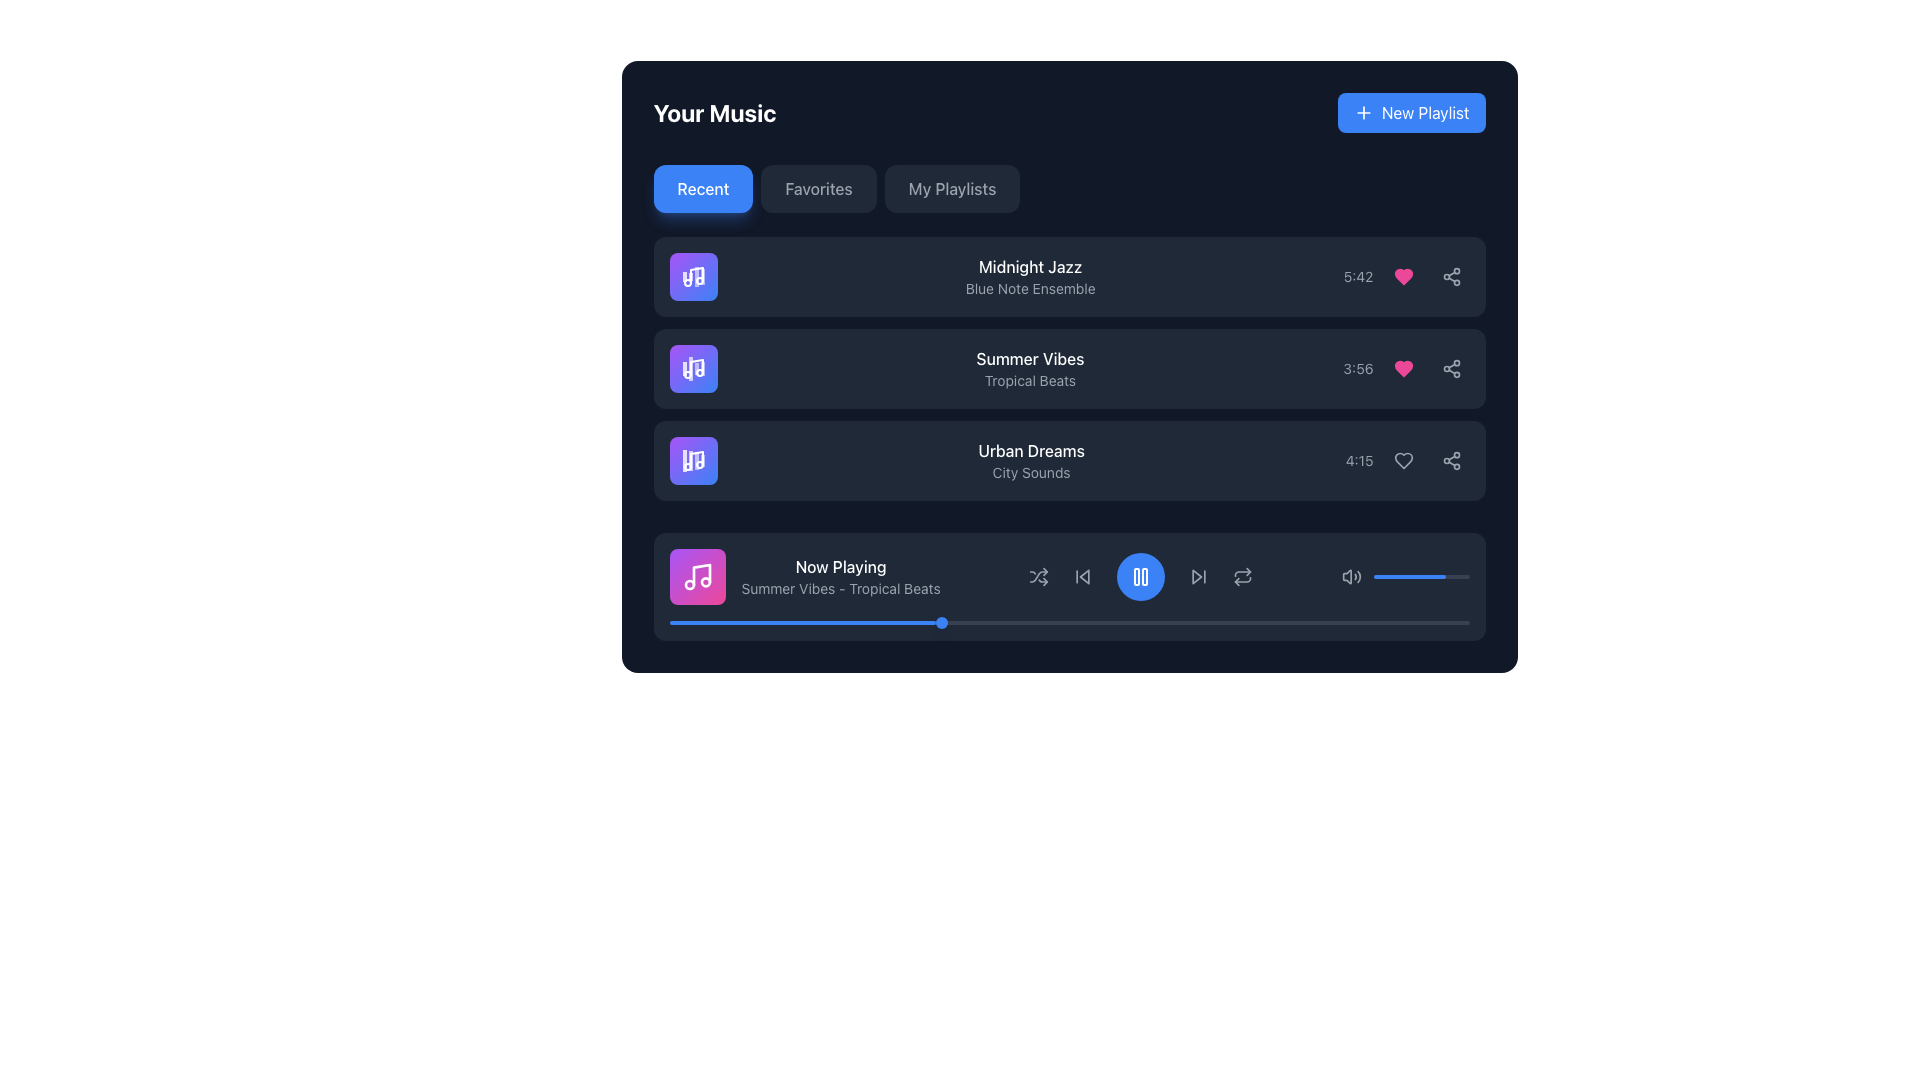 This screenshot has width=1920, height=1080. What do you see at coordinates (841, 588) in the screenshot?
I see `the text label that displays detailed information about the currently playing track, located underneath the 'Now Playing' label in the 'Now Playing' section` at bounding box center [841, 588].